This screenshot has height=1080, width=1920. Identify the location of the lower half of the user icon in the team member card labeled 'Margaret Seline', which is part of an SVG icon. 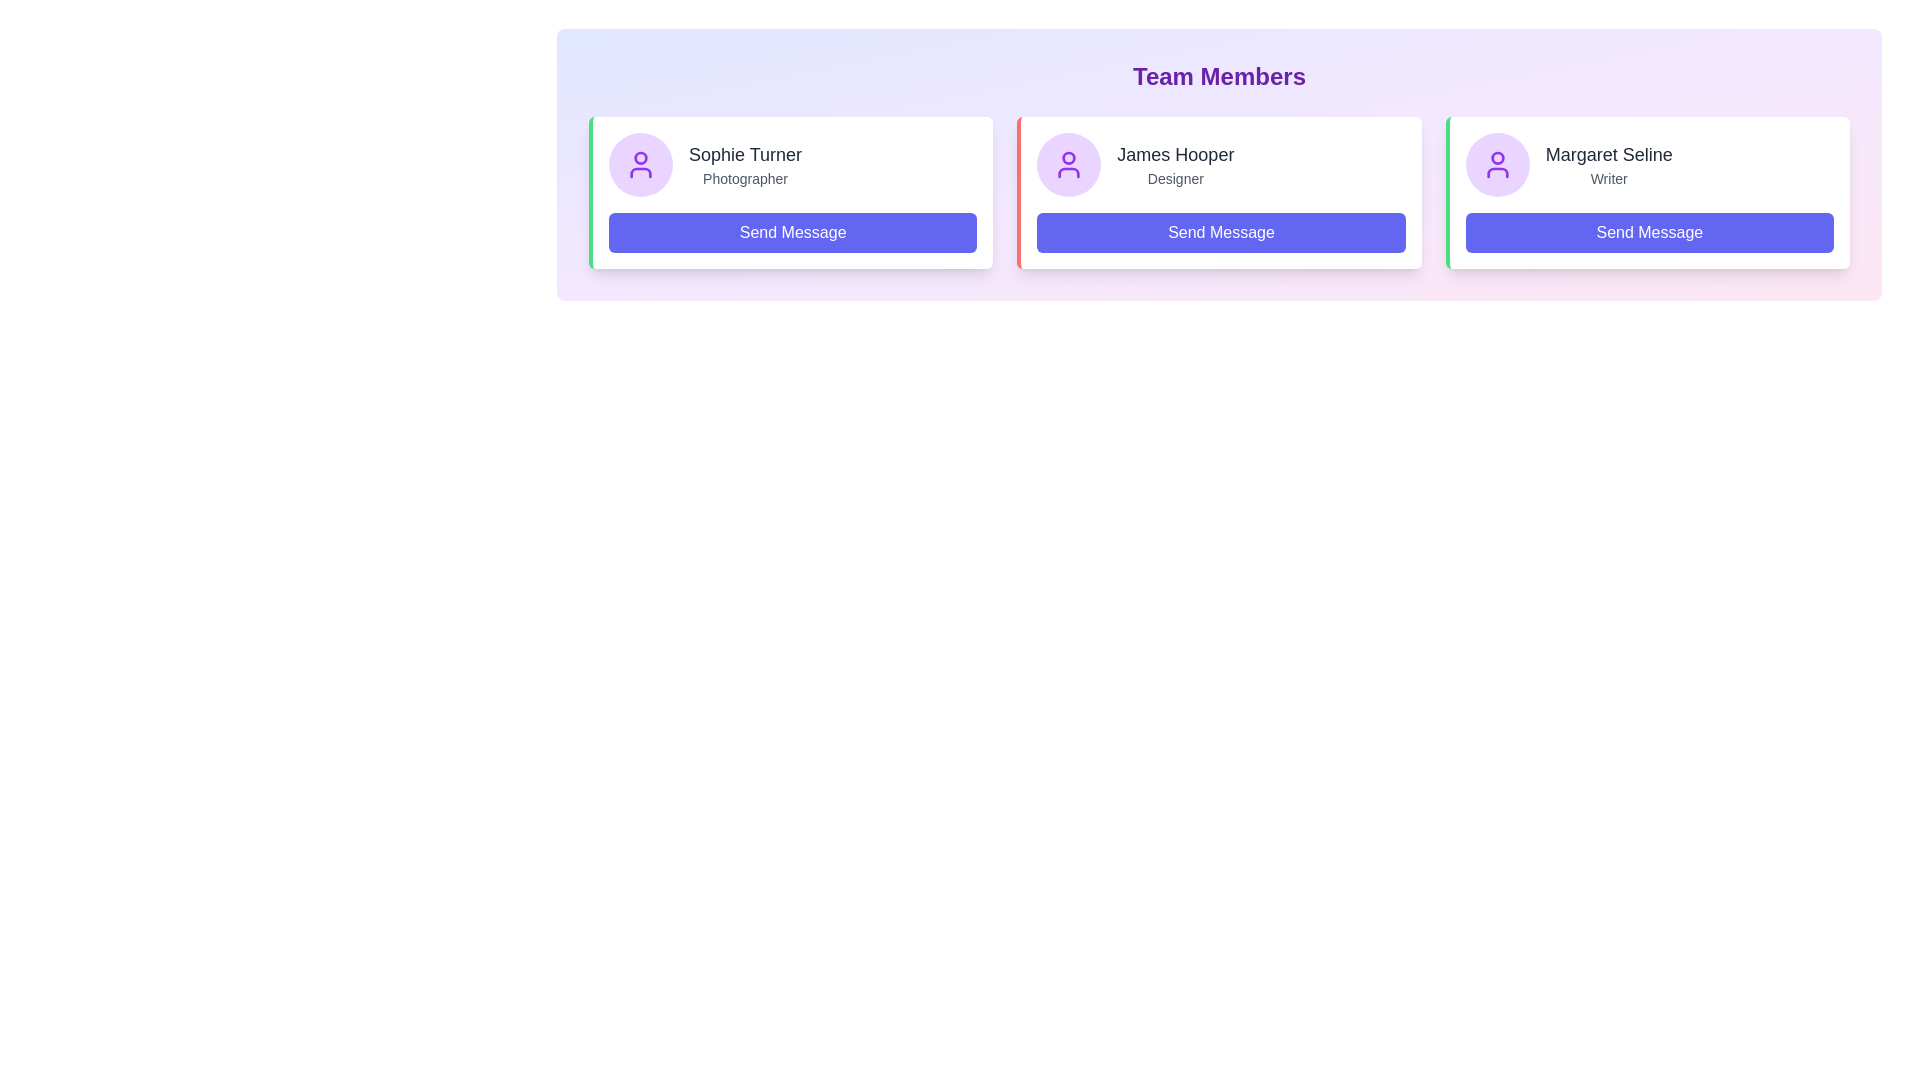
(1497, 172).